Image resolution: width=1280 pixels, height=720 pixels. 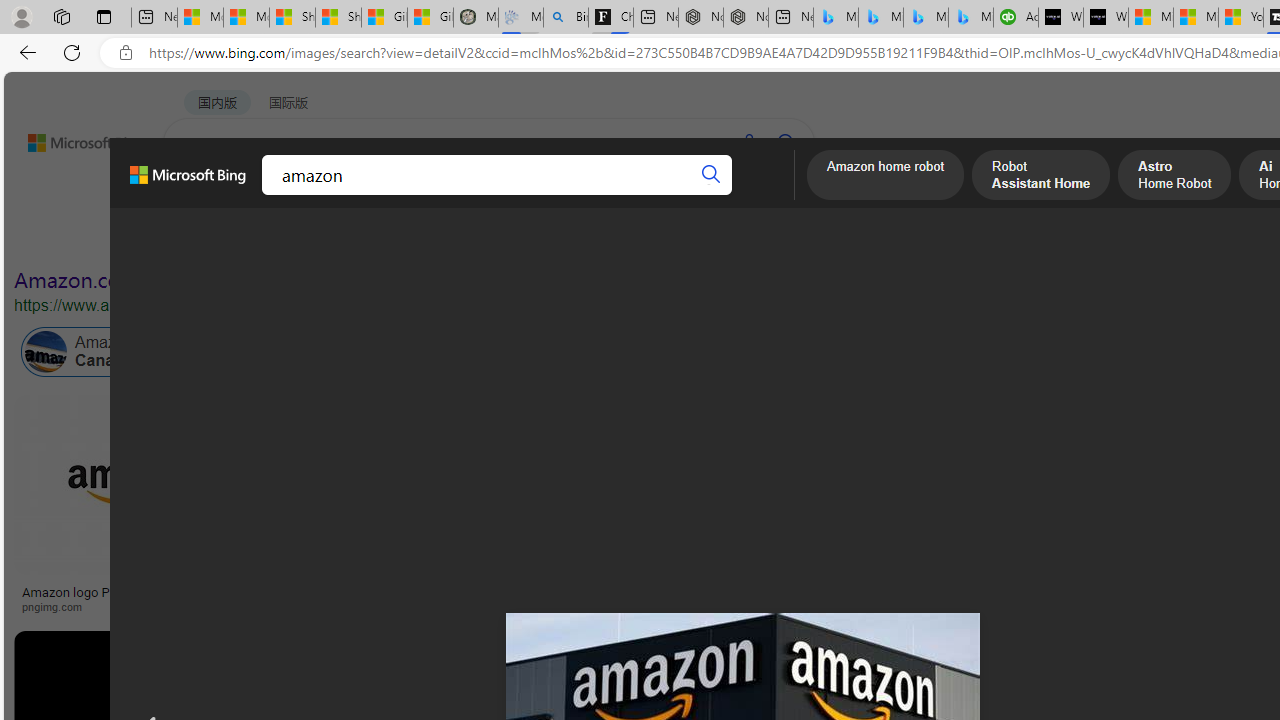 What do you see at coordinates (61, 16) in the screenshot?
I see `'Workspaces'` at bounding box center [61, 16].